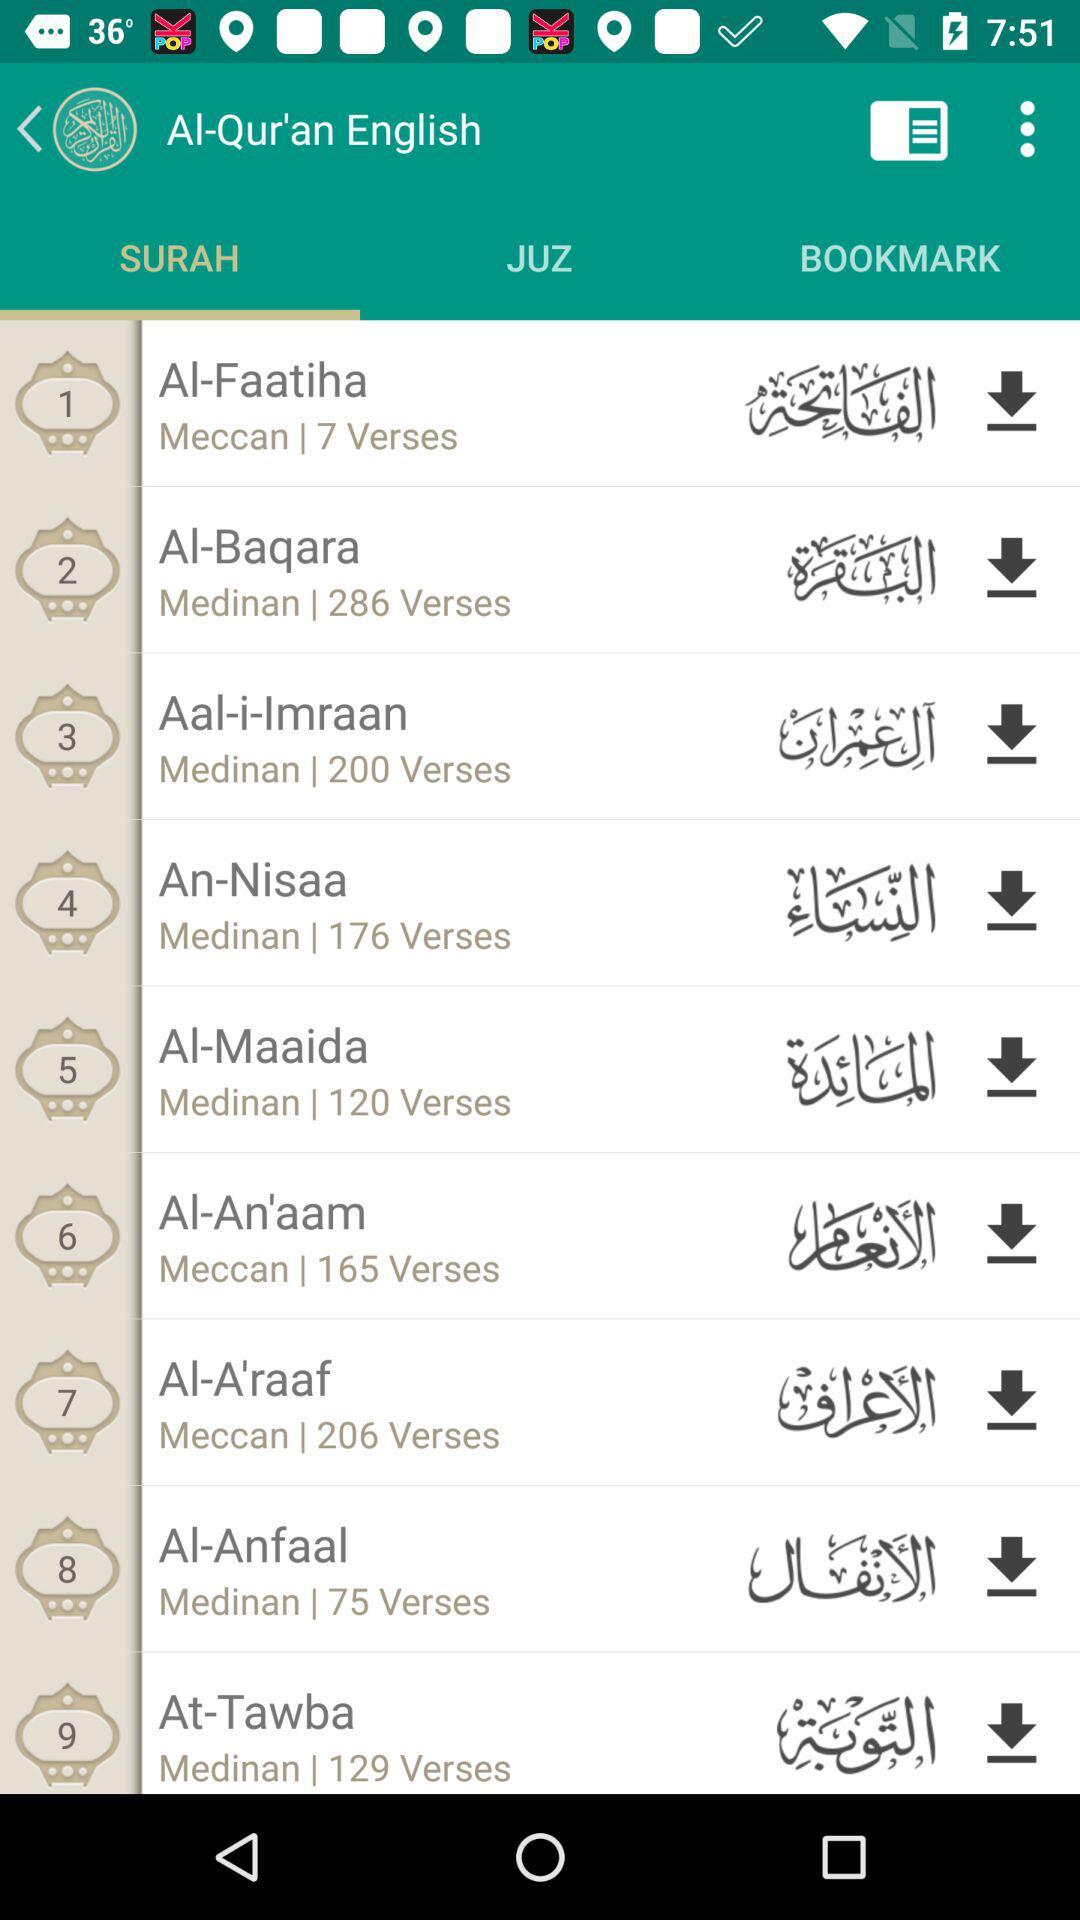 Image resolution: width=1080 pixels, height=1920 pixels. Describe the element at coordinates (1011, 1234) in the screenshot. I see `download option` at that location.